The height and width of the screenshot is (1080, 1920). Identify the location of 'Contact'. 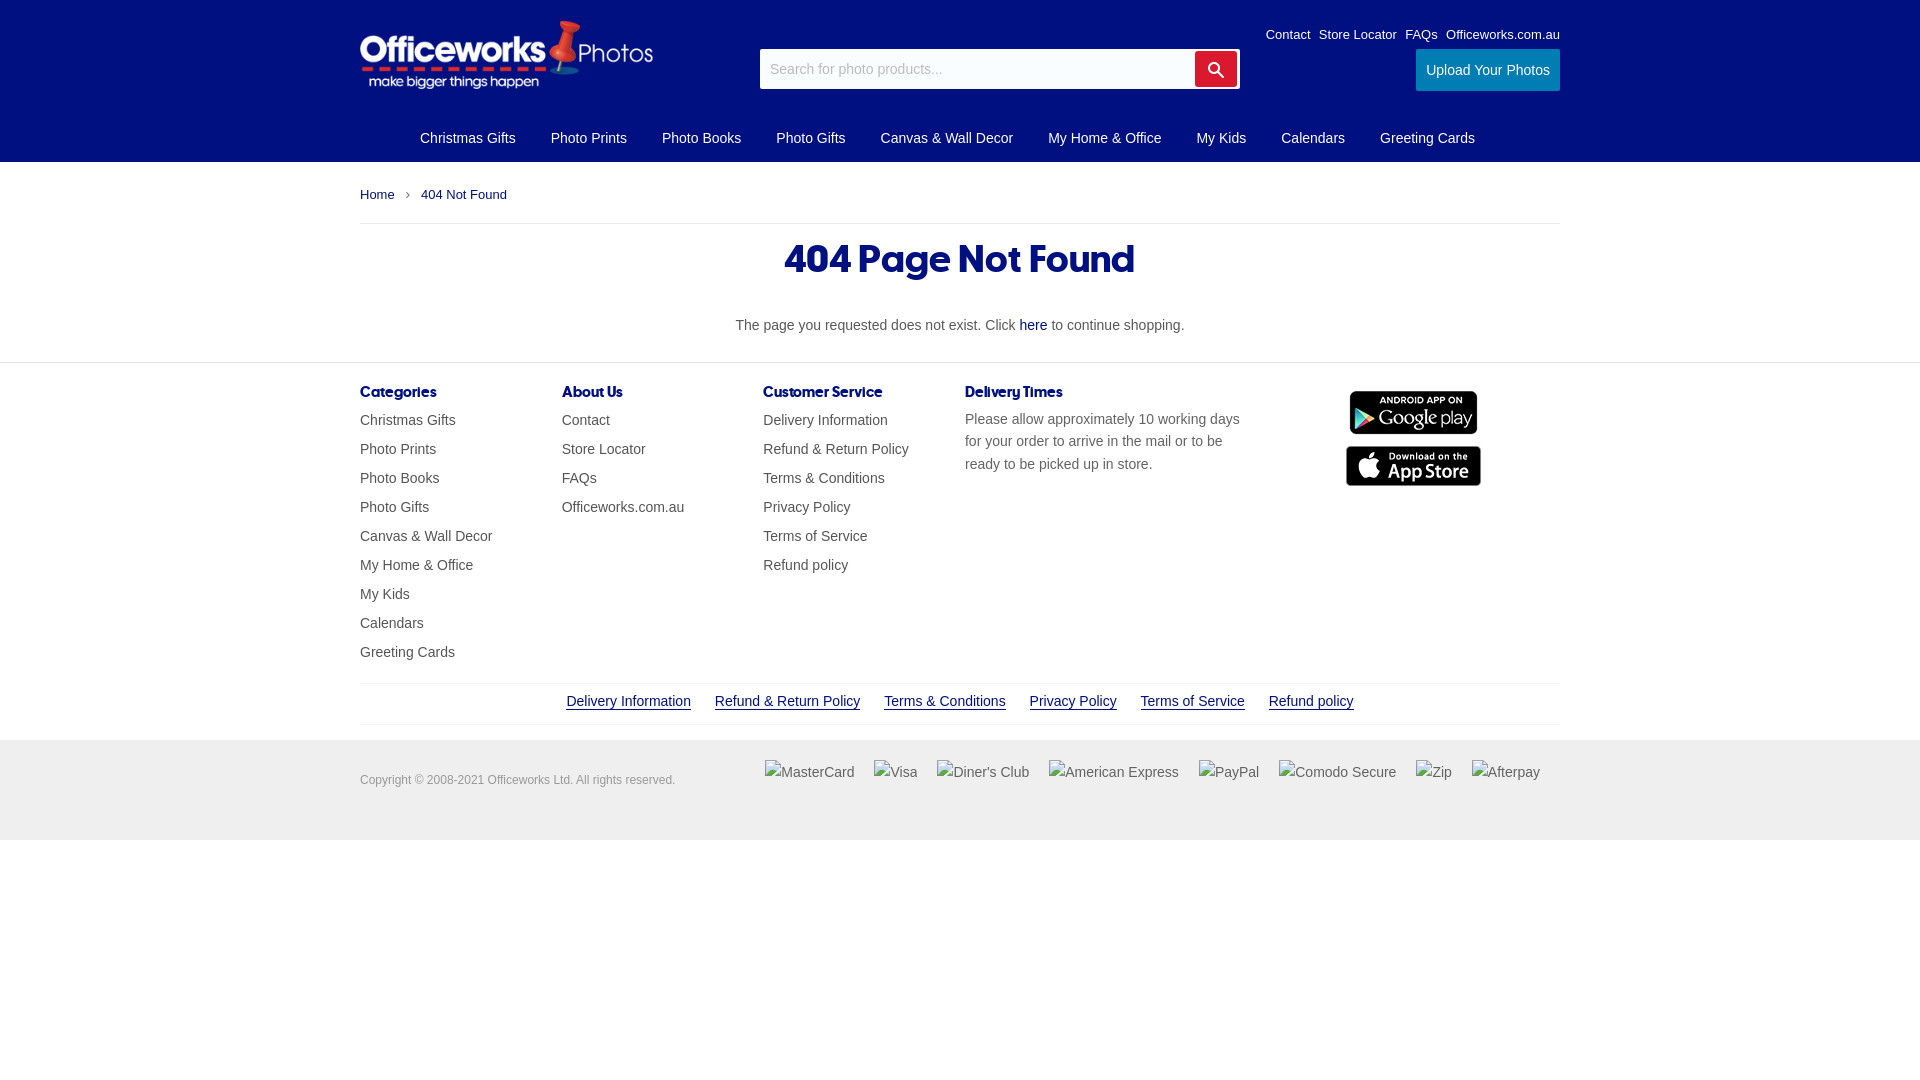
(1288, 34).